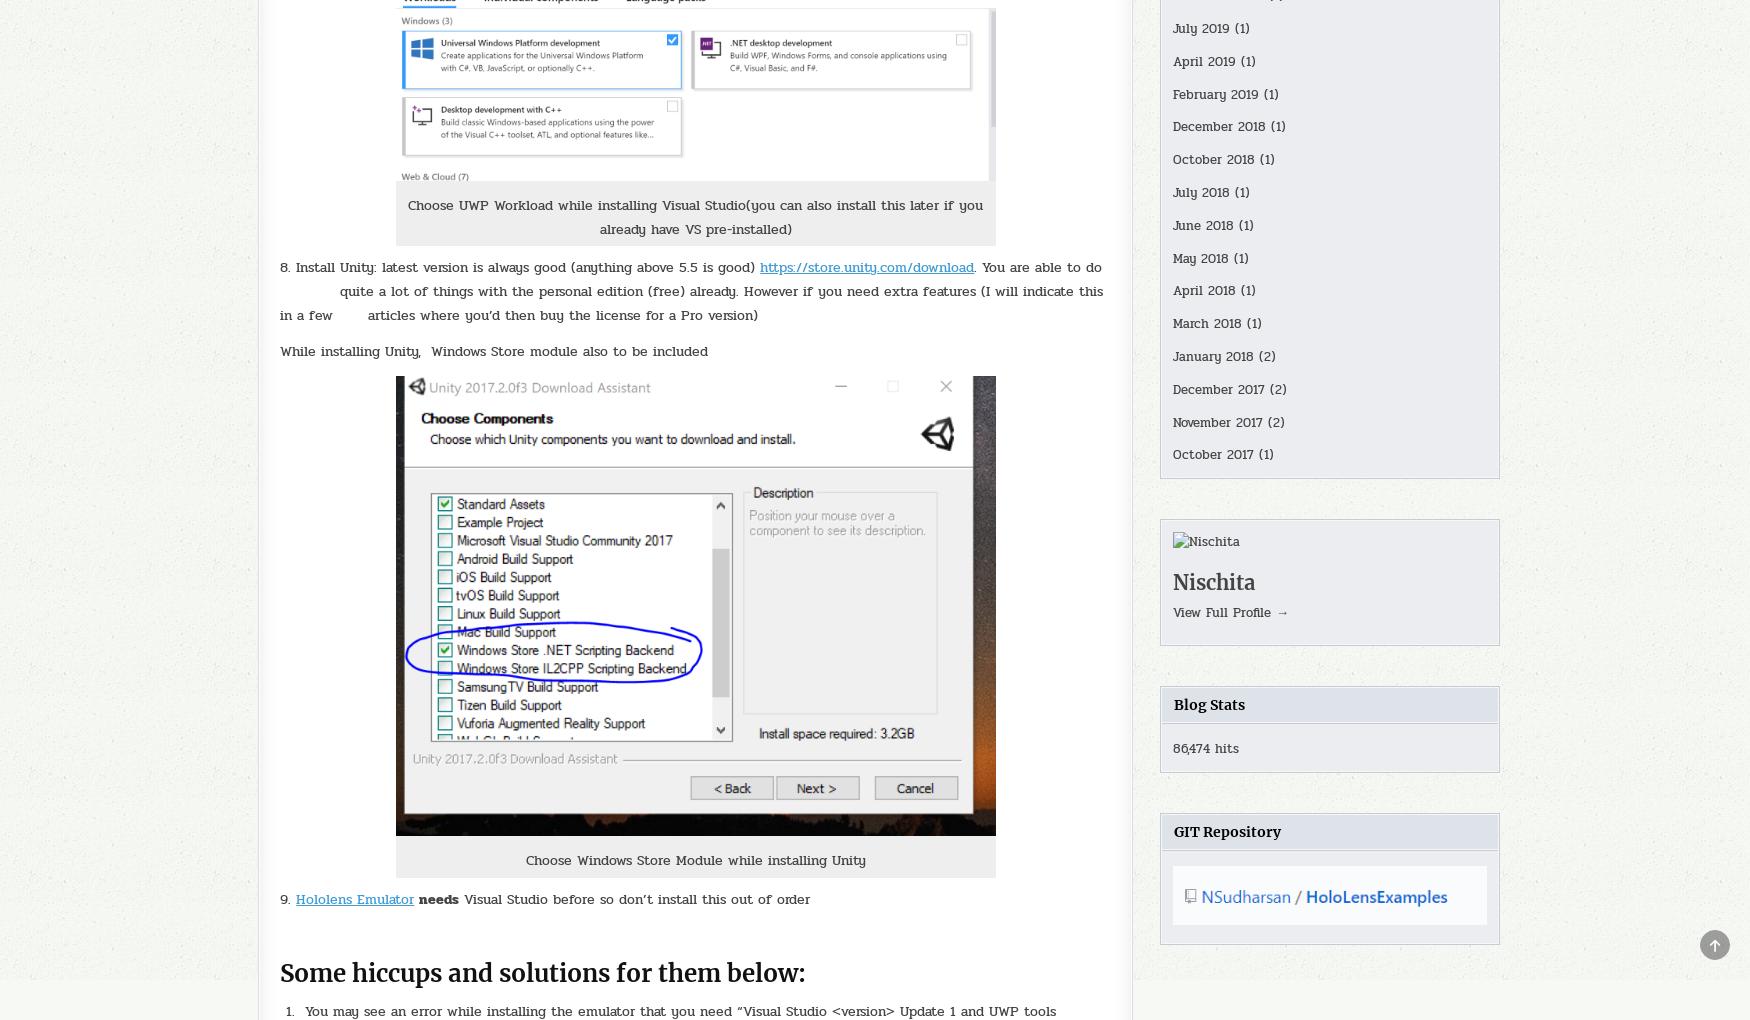 Image resolution: width=1750 pixels, height=1020 pixels. I want to click on 'Some hiccups and solutions for them below:', so click(542, 972).